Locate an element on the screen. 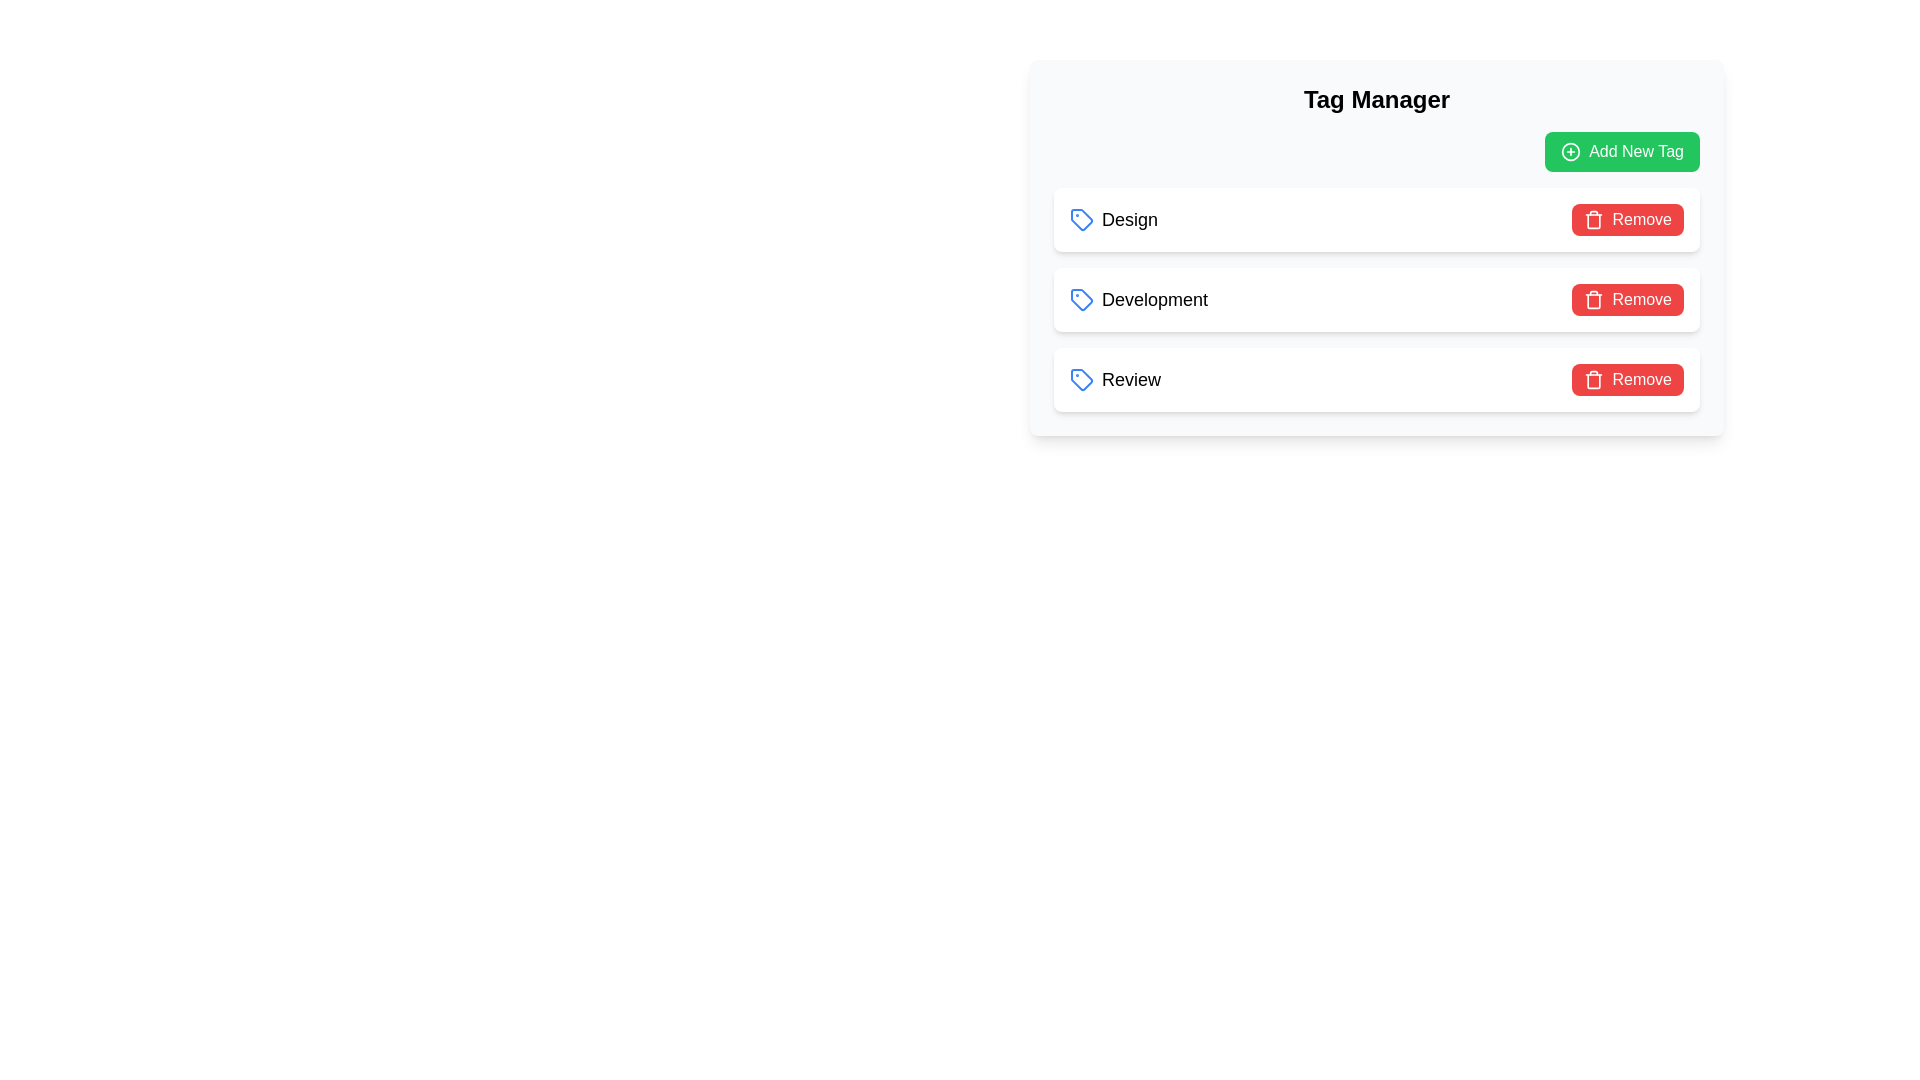  the blue outline tag icon in the 'Tag Manager' section, located to the left of the label text 'Development' is located at coordinates (1080, 300).